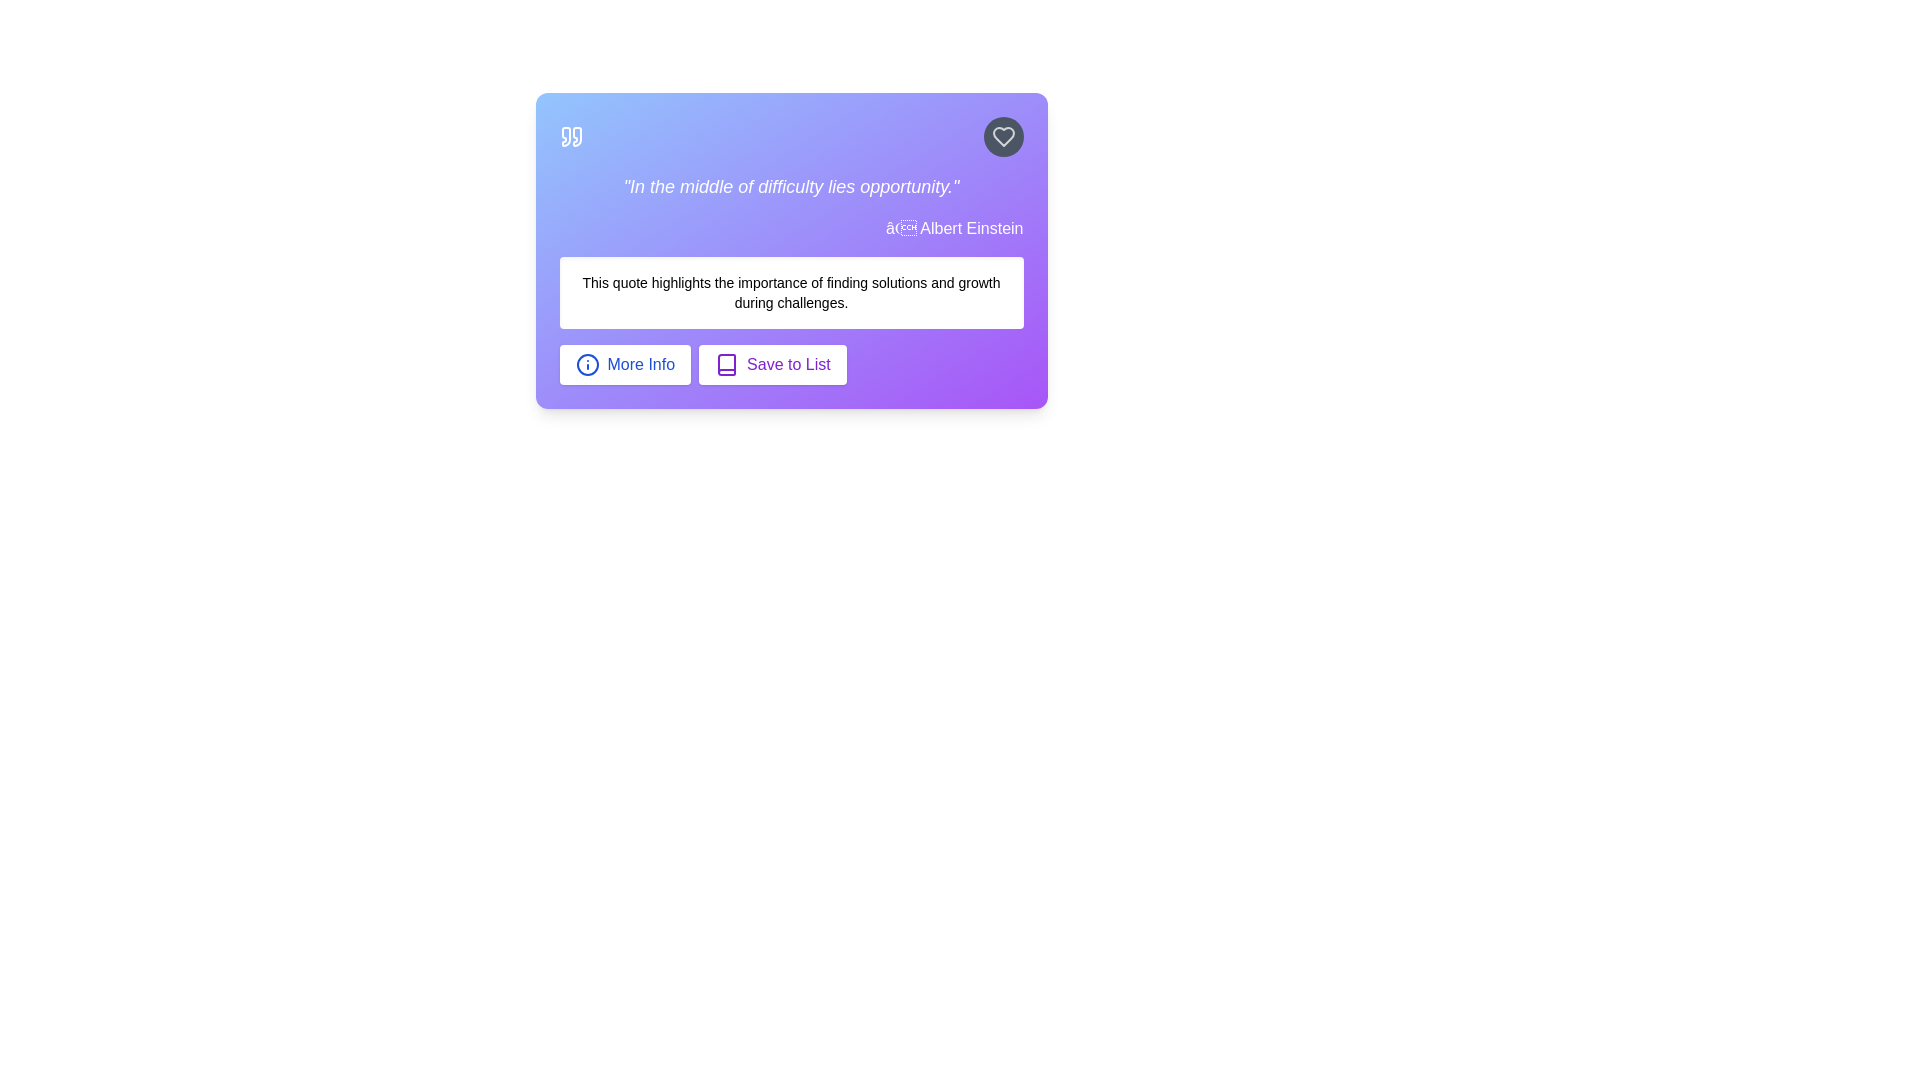  What do you see at coordinates (586, 365) in the screenshot?
I see `the information icon within the 'More Info' button, which is styled in a circular outline and features an 'i' symbol at its center, located on the bottom left of a card display` at bounding box center [586, 365].